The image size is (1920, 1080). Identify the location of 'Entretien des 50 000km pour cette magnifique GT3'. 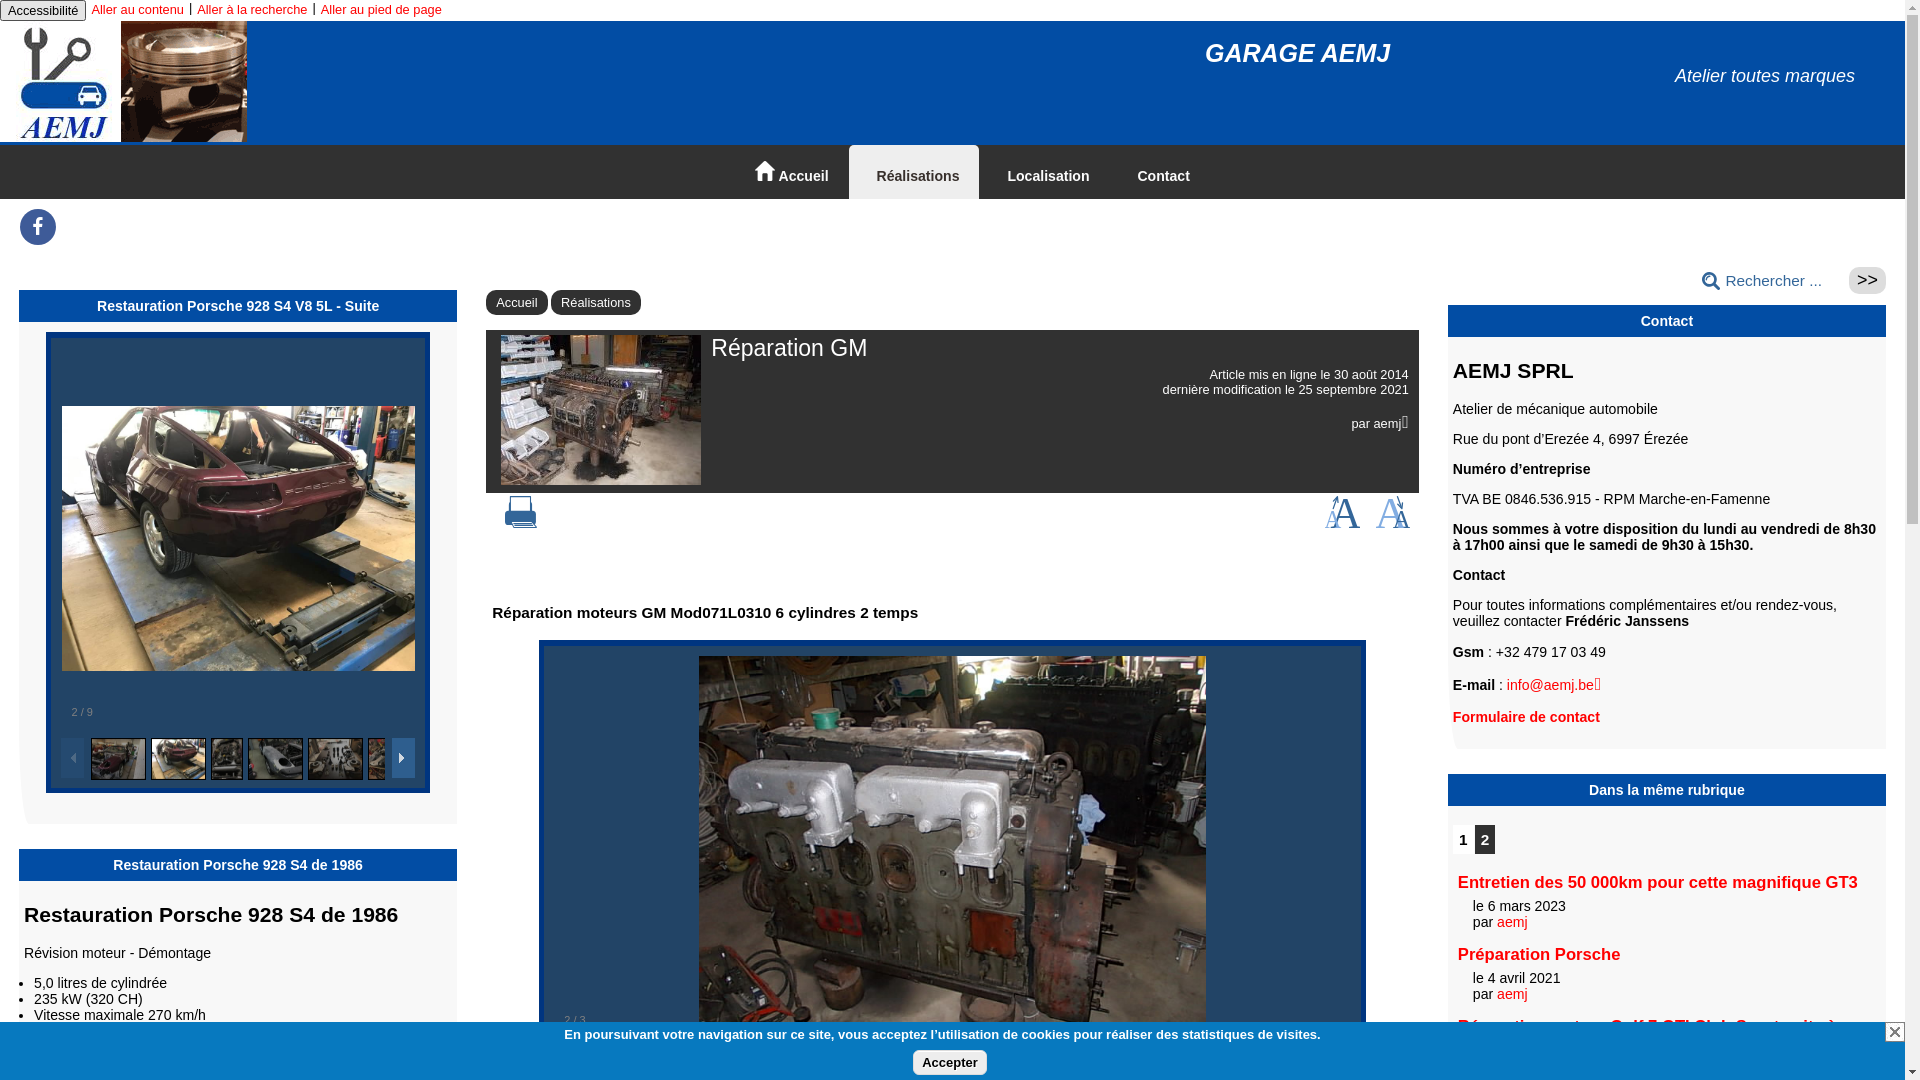
(1657, 881).